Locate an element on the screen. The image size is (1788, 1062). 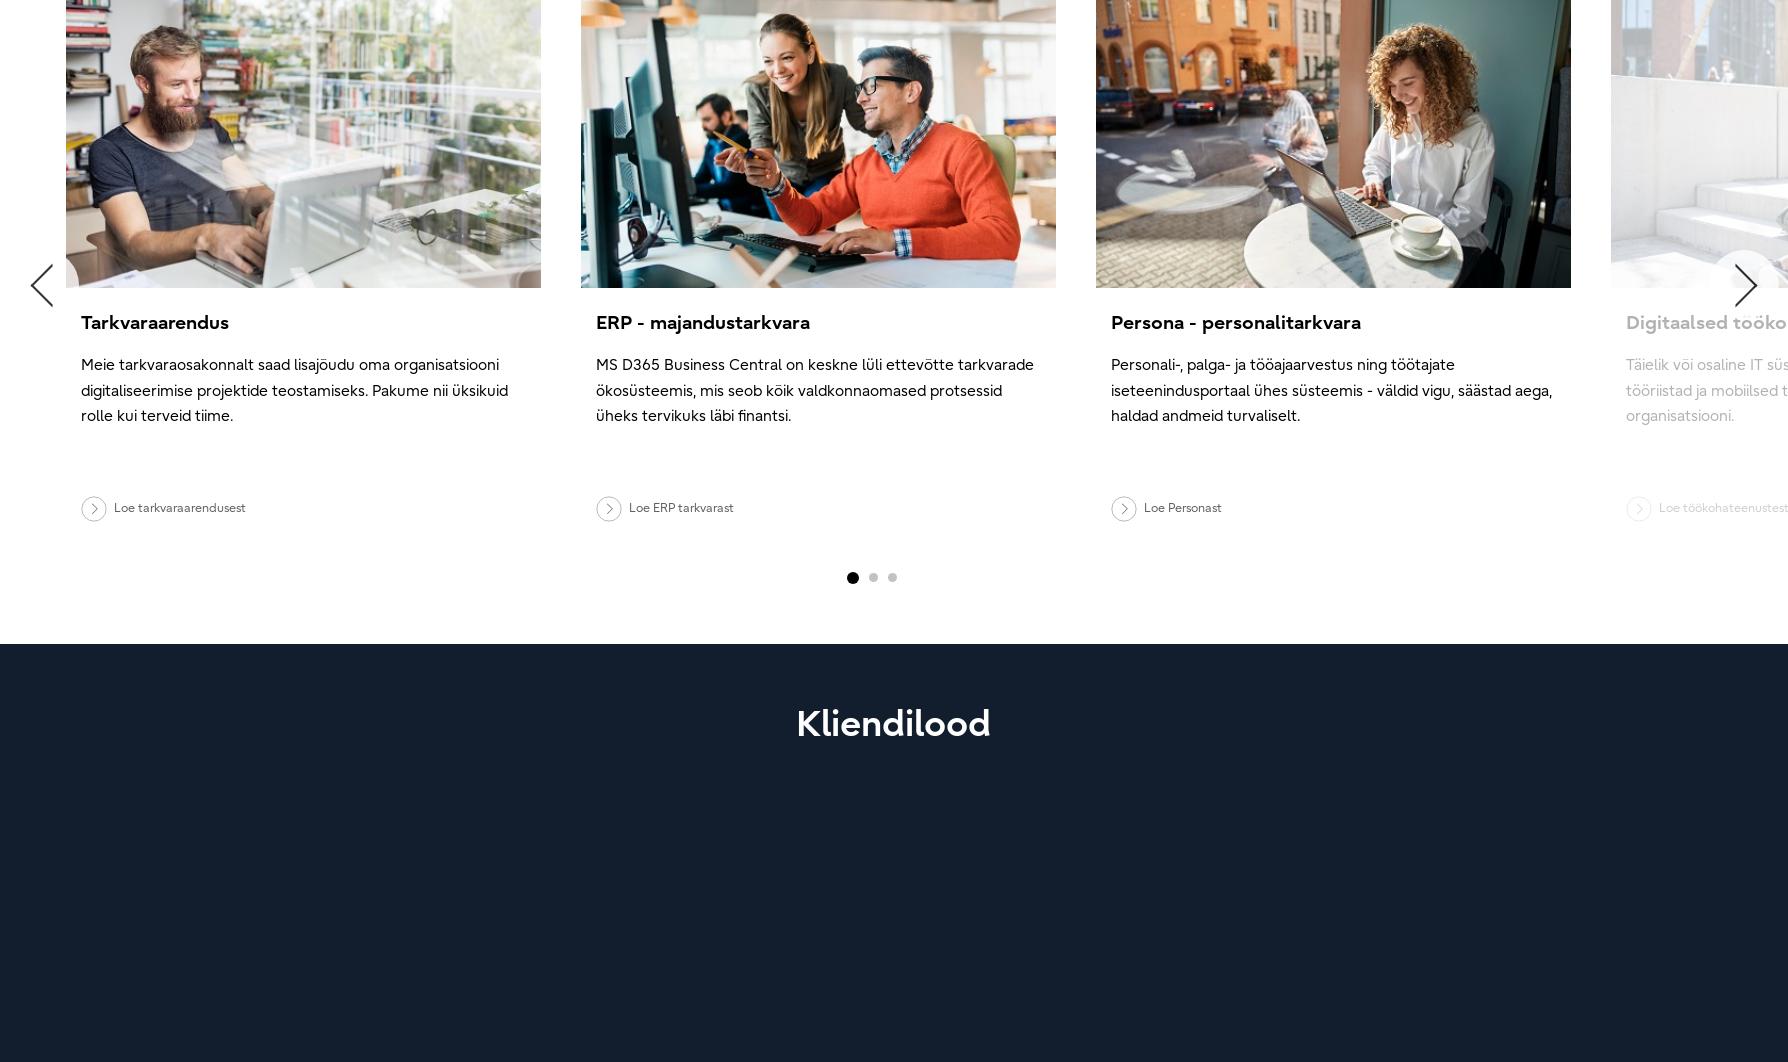
'Persona - personalitarkvara' is located at coordinates (1111, 320).